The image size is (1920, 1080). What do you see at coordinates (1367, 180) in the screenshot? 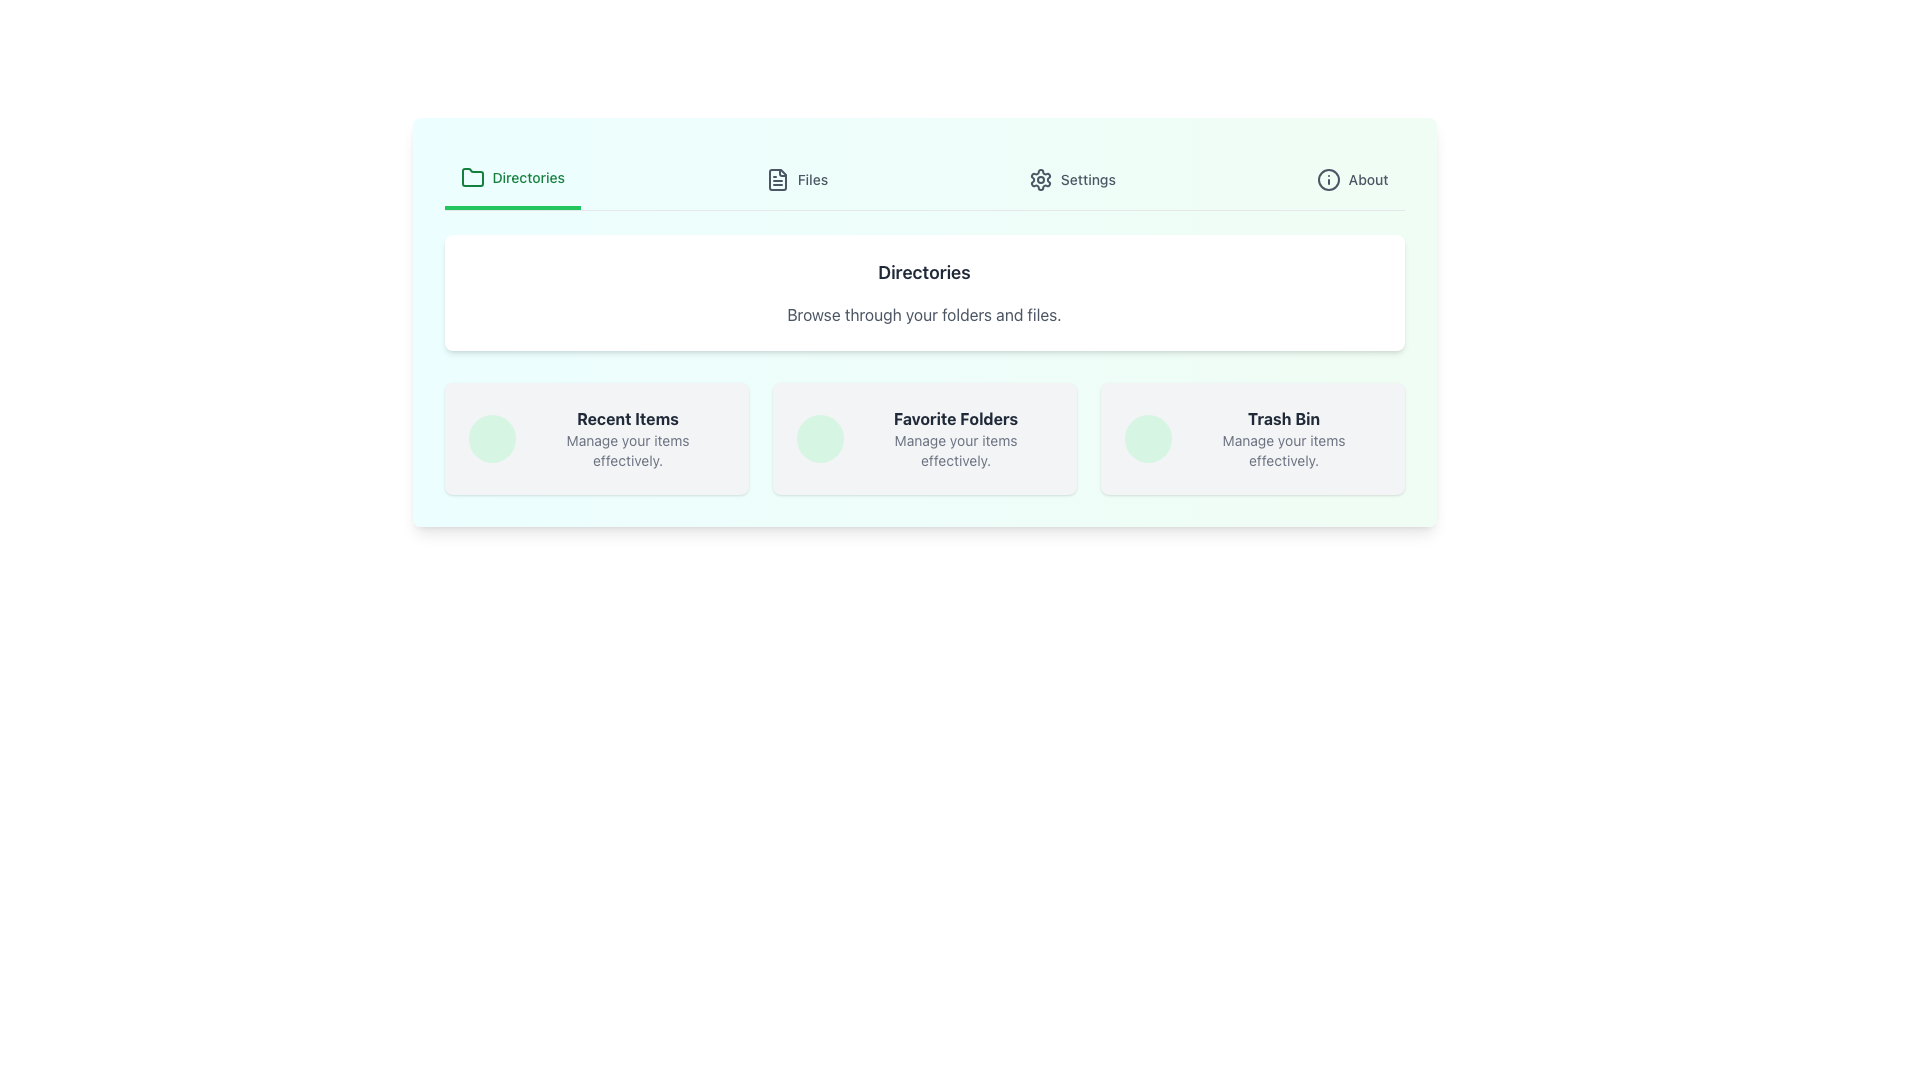
I see `the static text element indicating the 'About' section located in the top-right corner of the interface, adjacent to the 'Settings' option` at bounding box center [1367, 180].